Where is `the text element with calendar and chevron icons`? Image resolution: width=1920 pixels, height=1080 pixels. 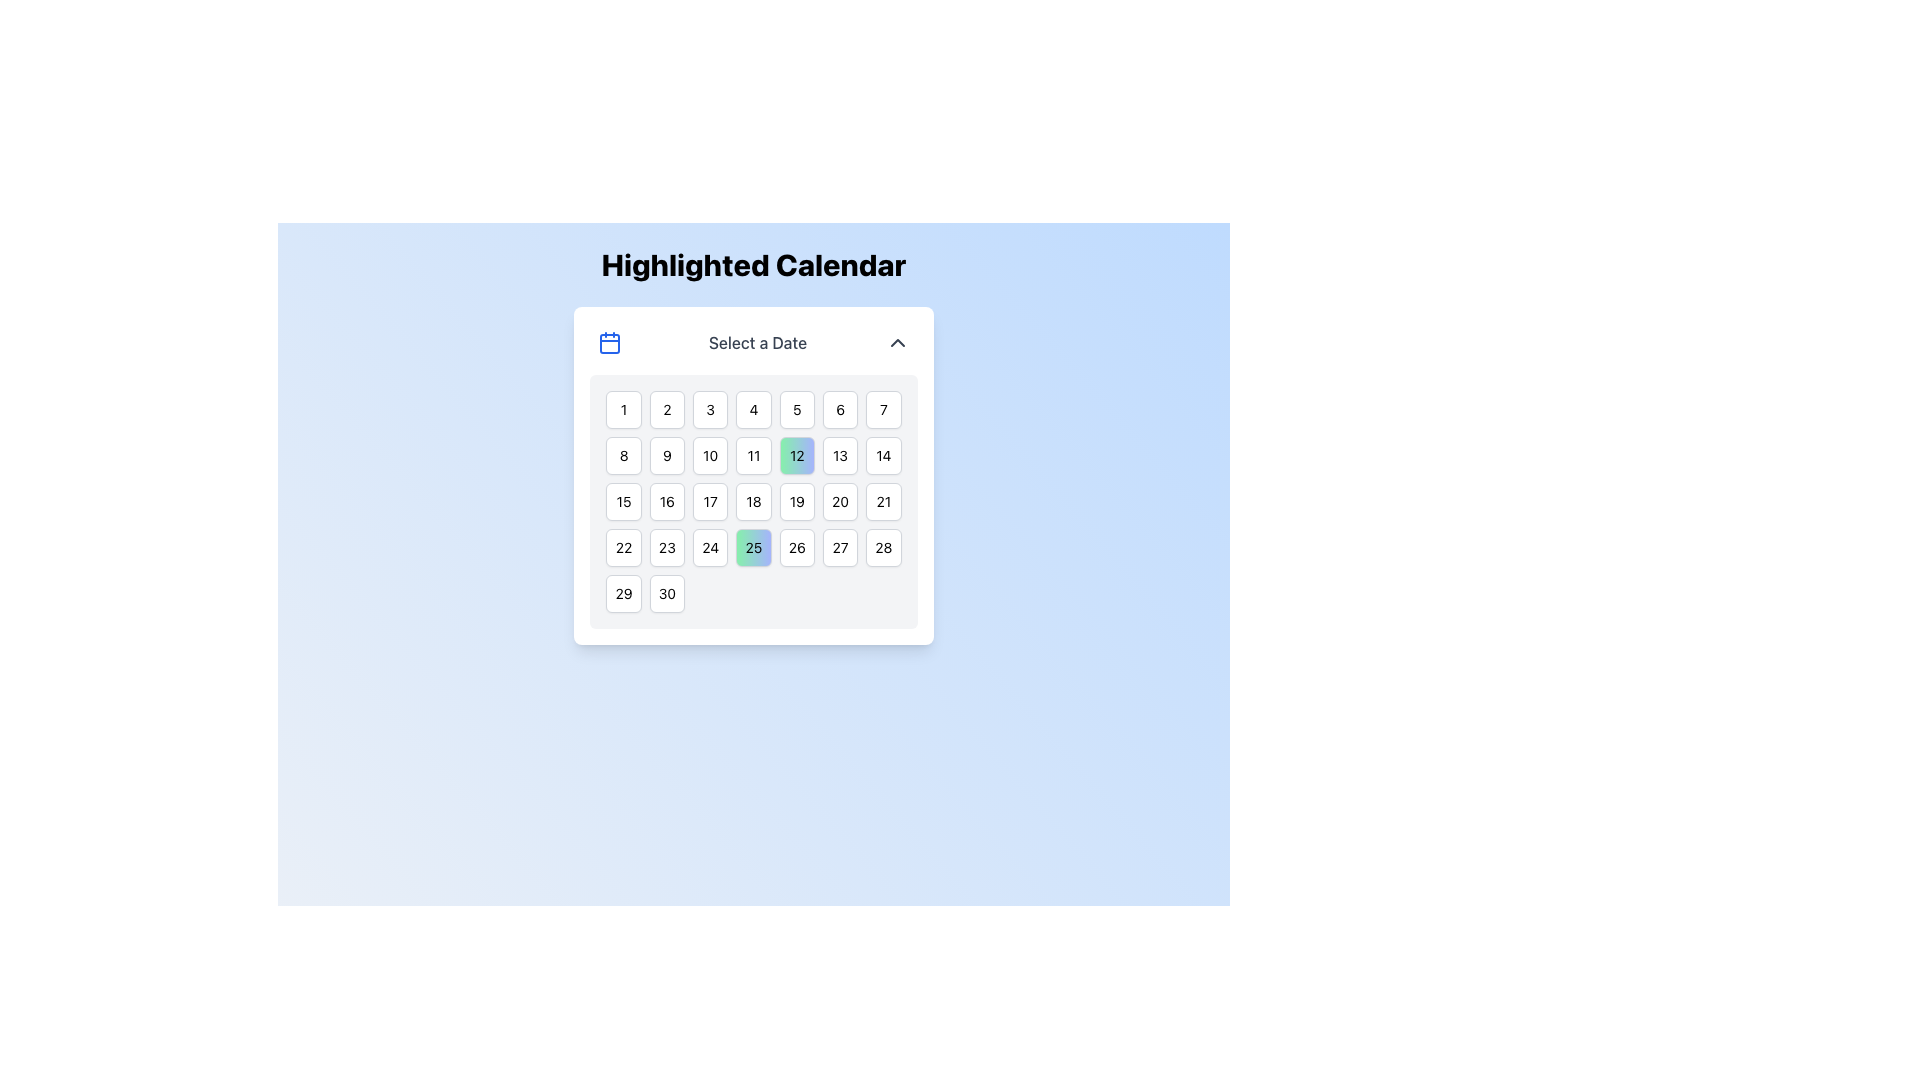
the text element with calendar and chevron icons is located at coordinates (752, 342).